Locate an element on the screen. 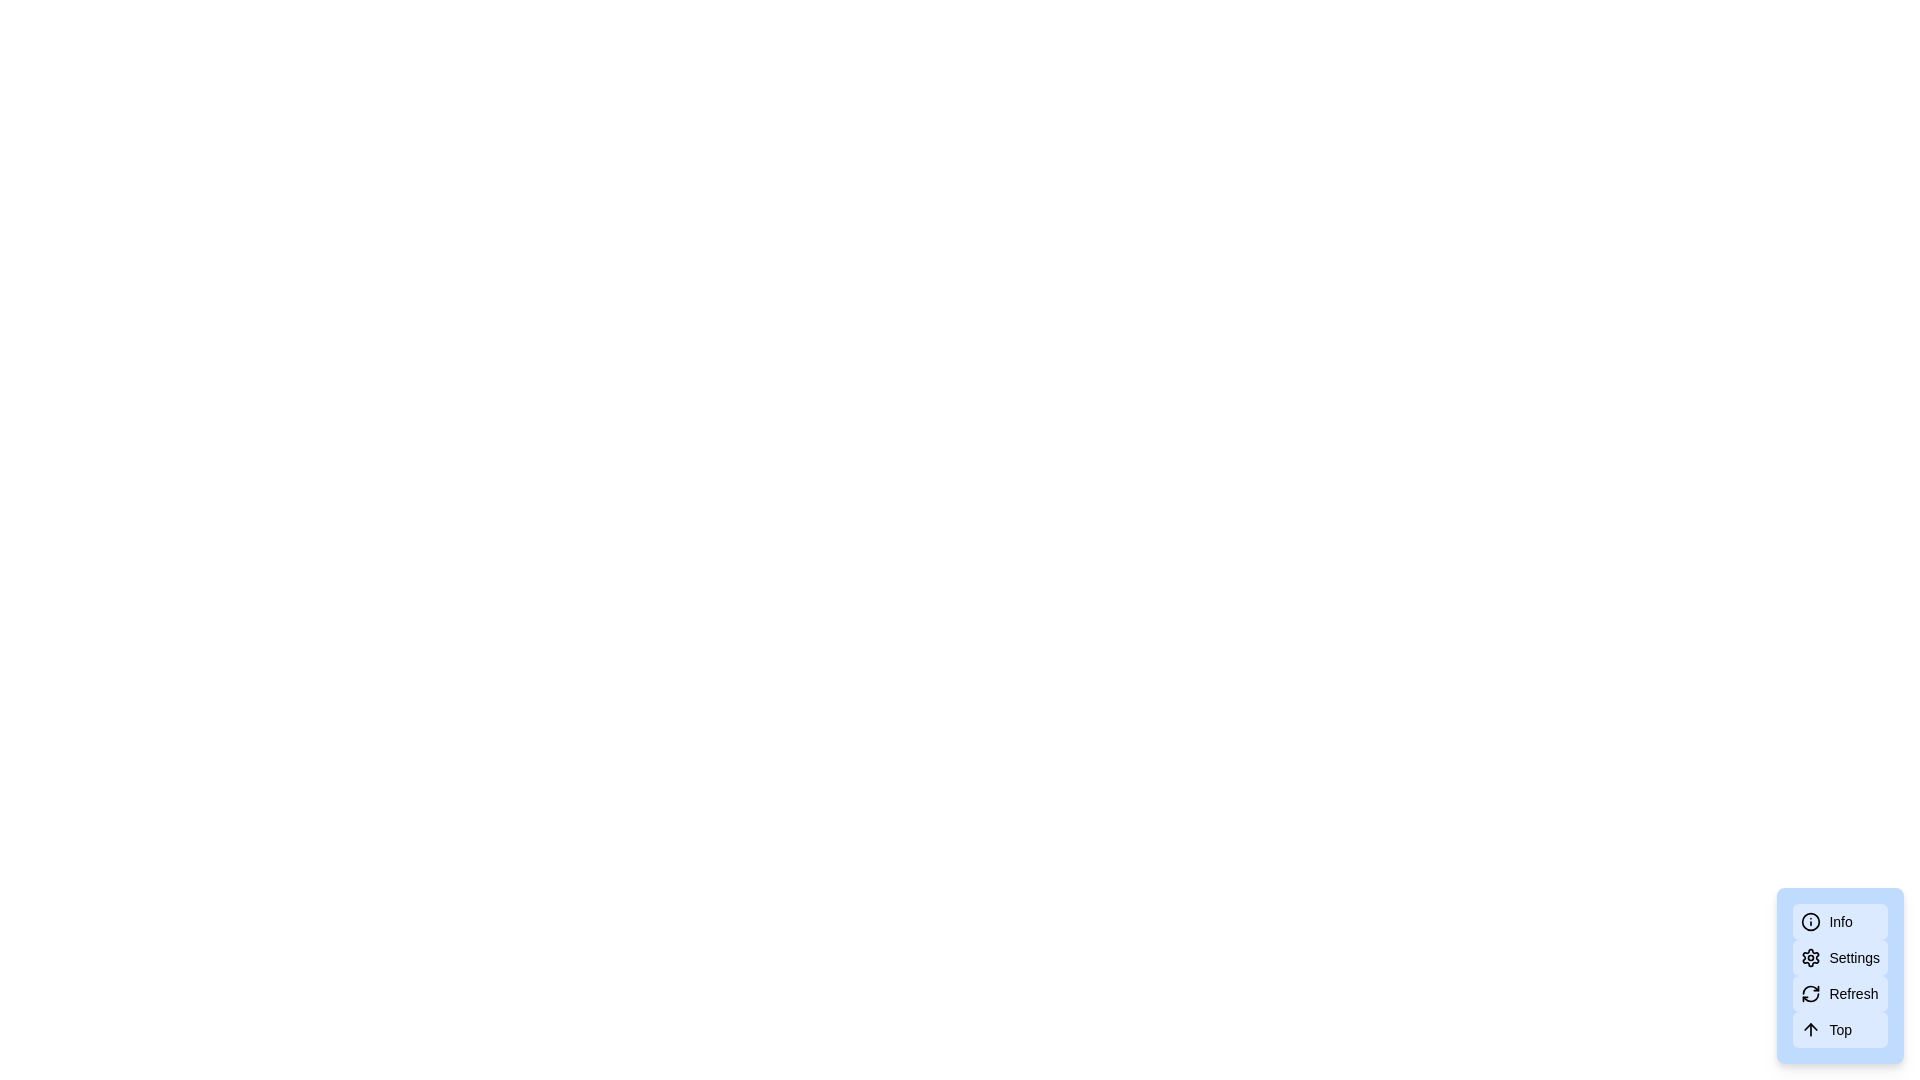 Image resolution: width=1920 pixels, height=1080 pixels. the 'Info' button with a light blue background and an information icon on the left is located at coordinates (1840, 921).